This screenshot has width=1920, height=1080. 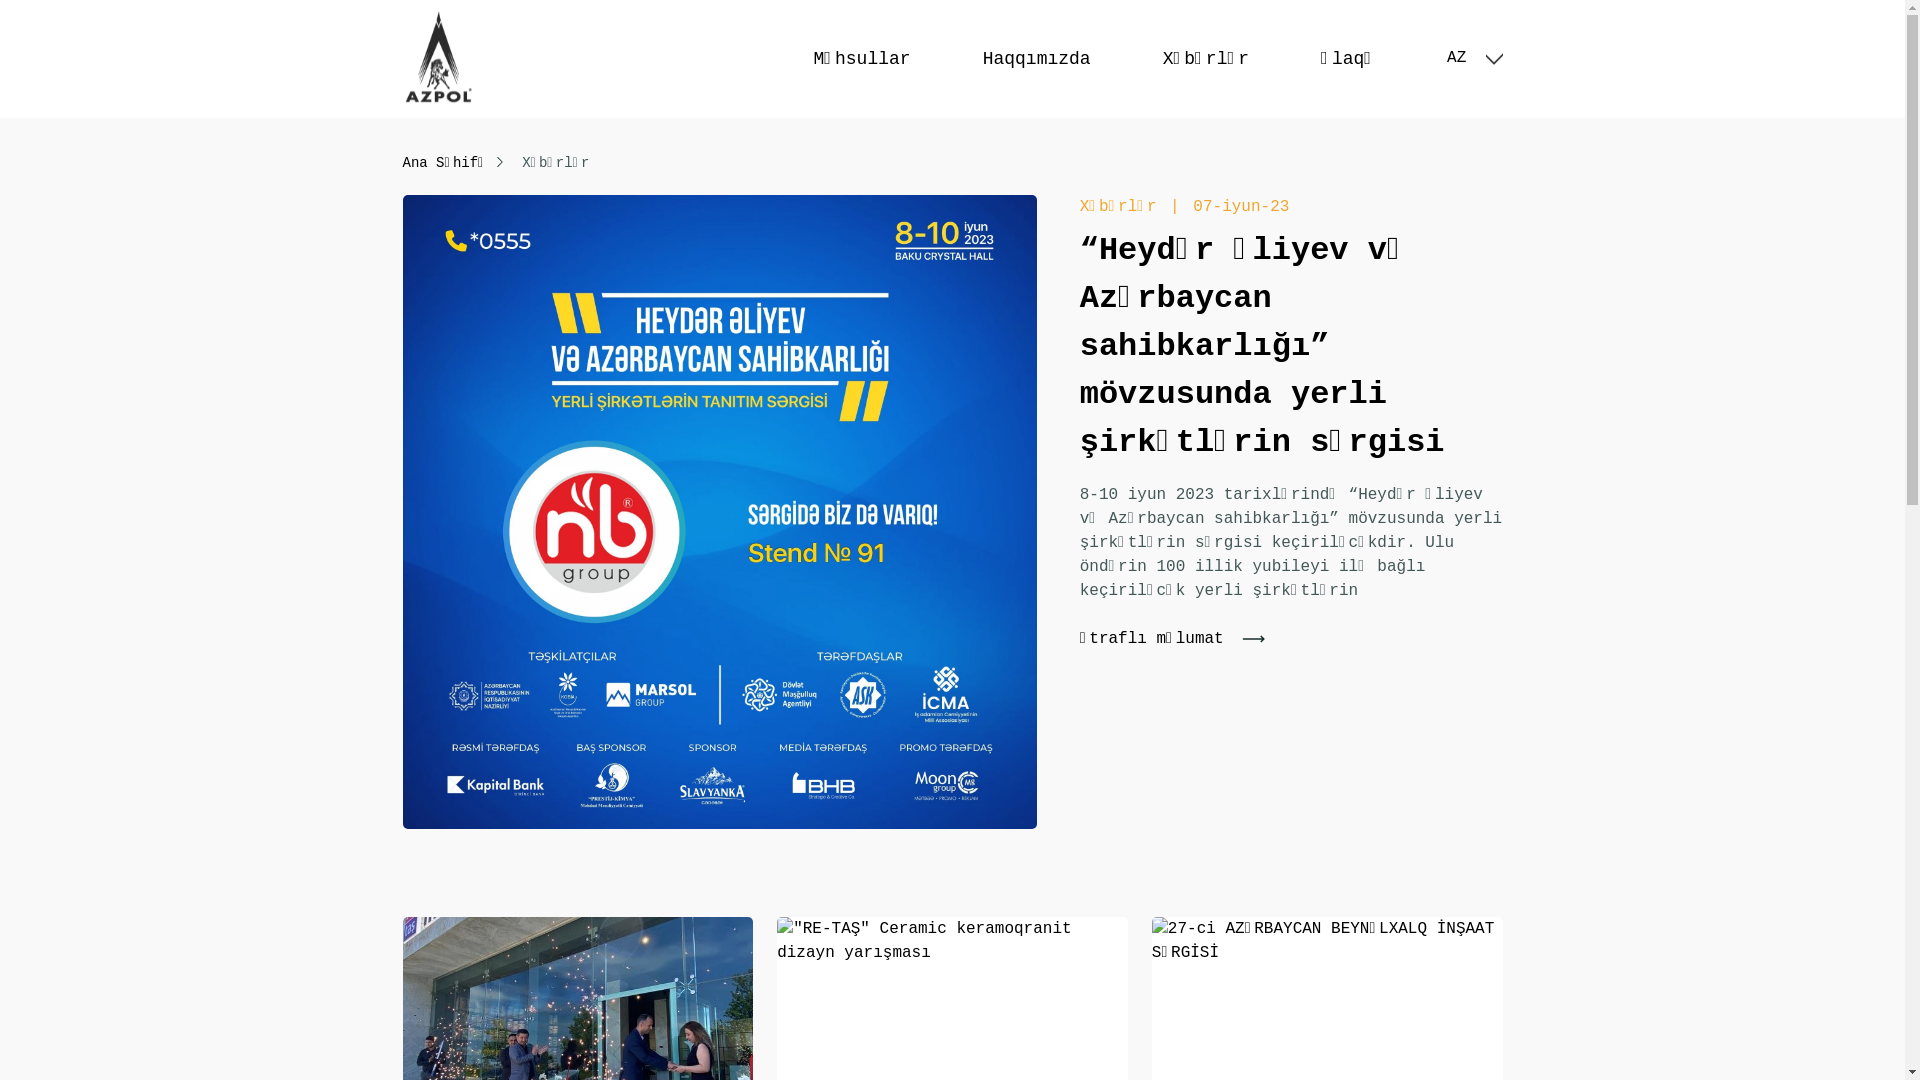 What do you see at coordinates (1446, 56) in the screenshot?
I see `'AZ  '` at bounding box center [1446, 56].